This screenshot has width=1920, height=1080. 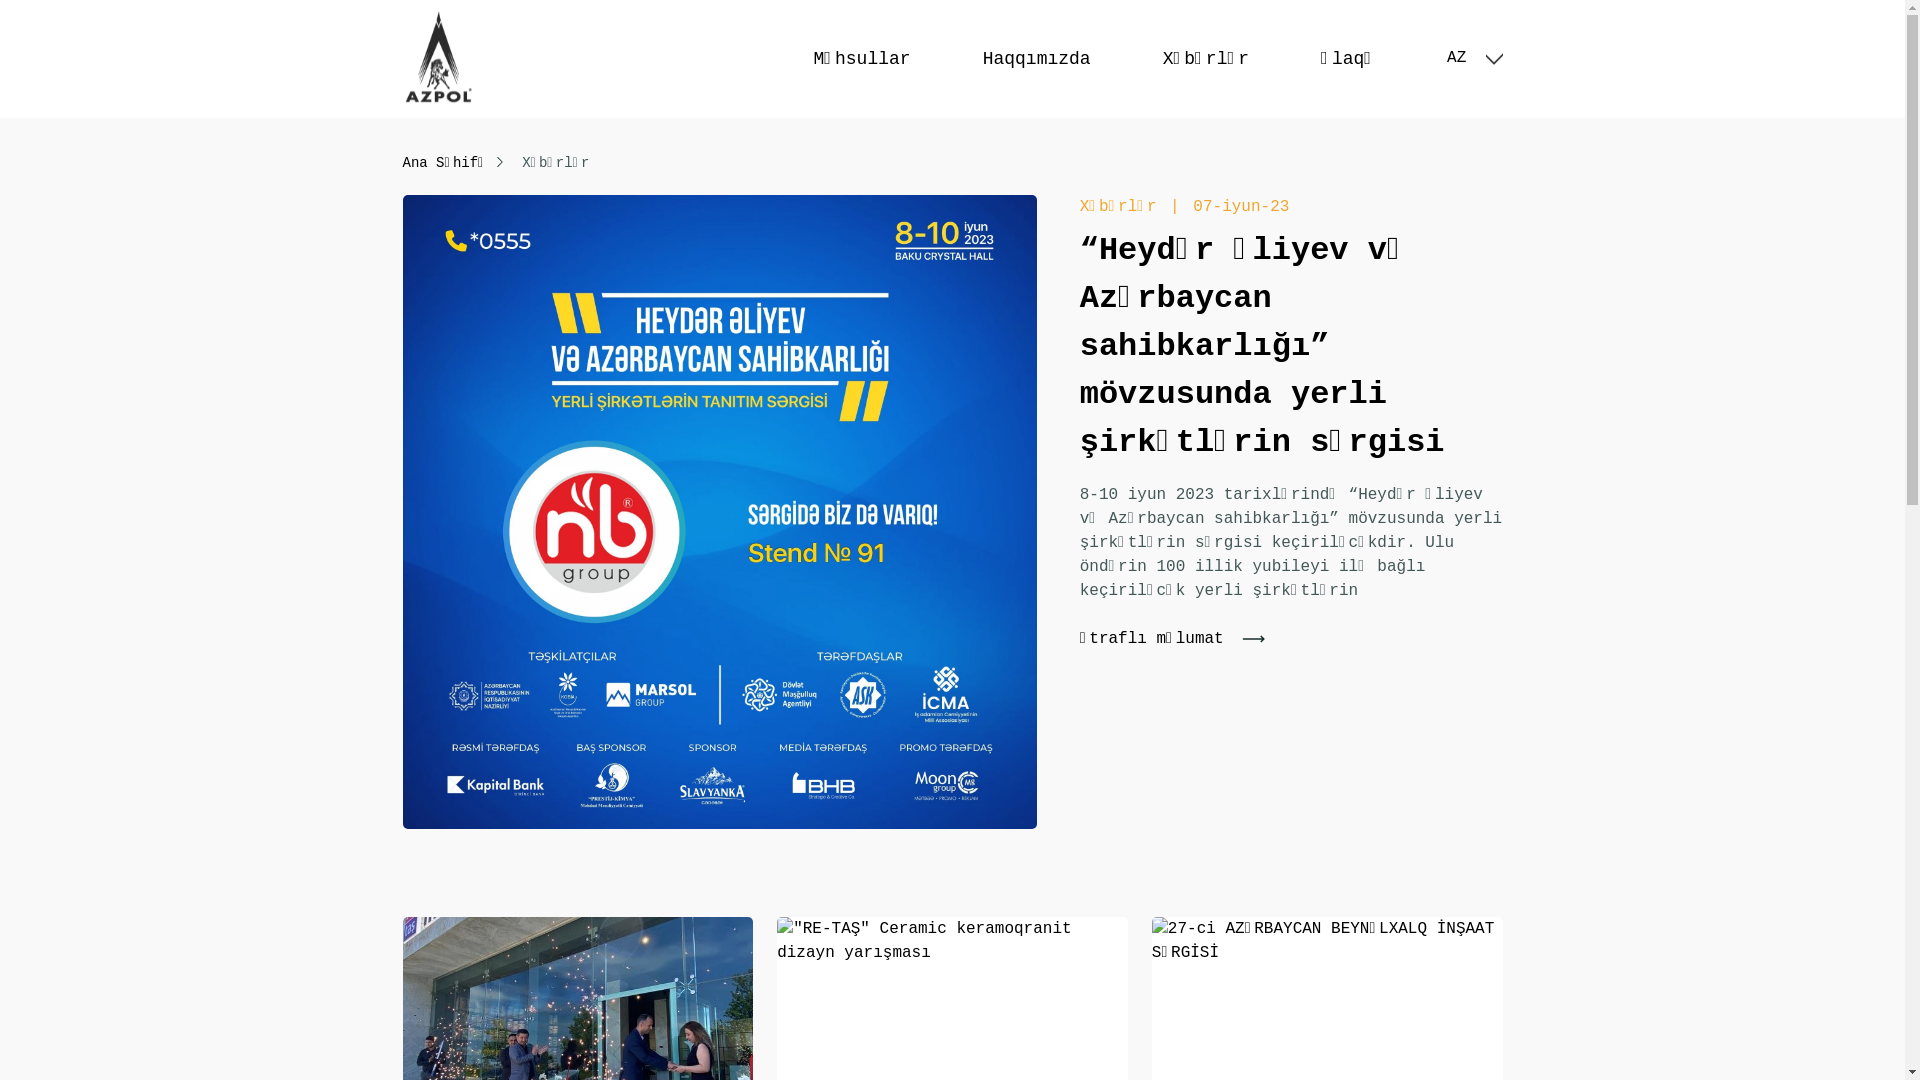 What do you see at coordinates (1446, 56) in the screenshot?
I see `'AZ  '` at bounding box center [1446, 56].